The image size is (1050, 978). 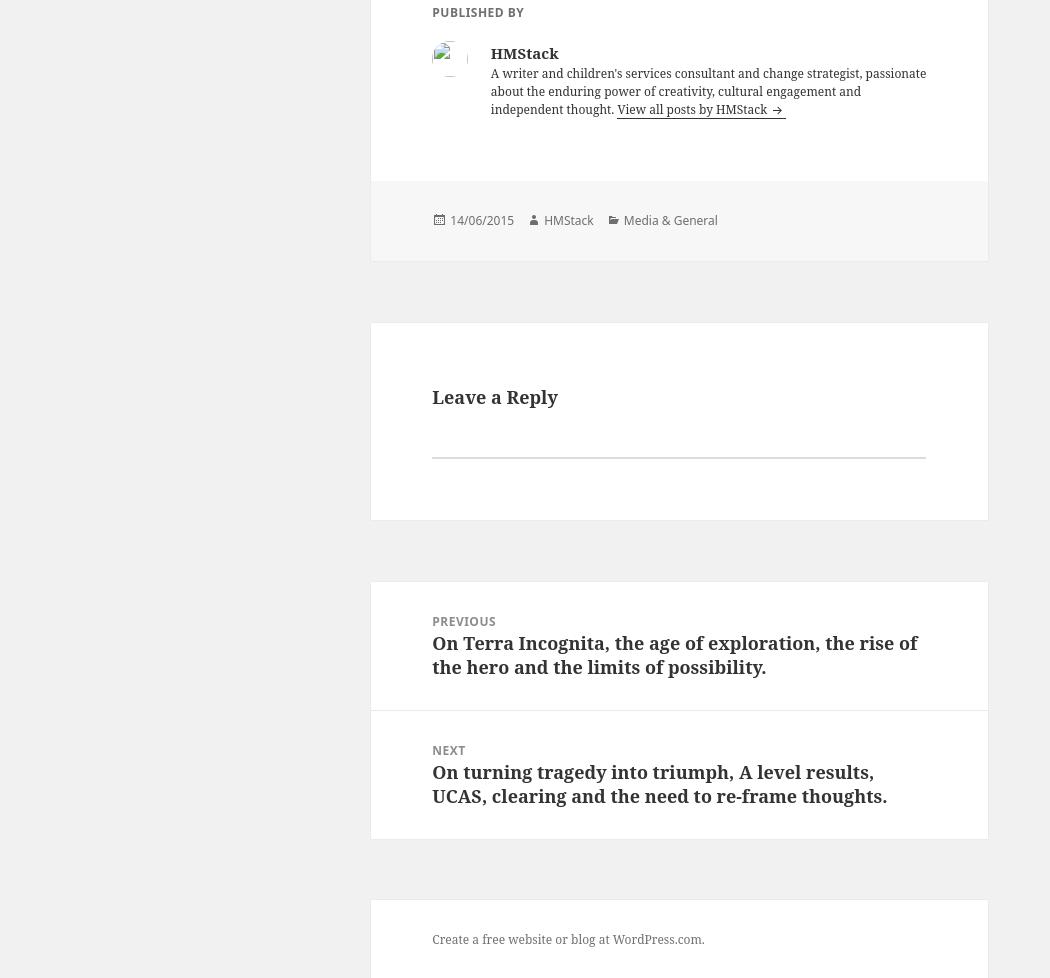 I want to click on 'A writer and children's services consultant and change strategist, passionate about the enduring power of creativity, cultural engagement and independent thought.', so click(x=708, y=90).